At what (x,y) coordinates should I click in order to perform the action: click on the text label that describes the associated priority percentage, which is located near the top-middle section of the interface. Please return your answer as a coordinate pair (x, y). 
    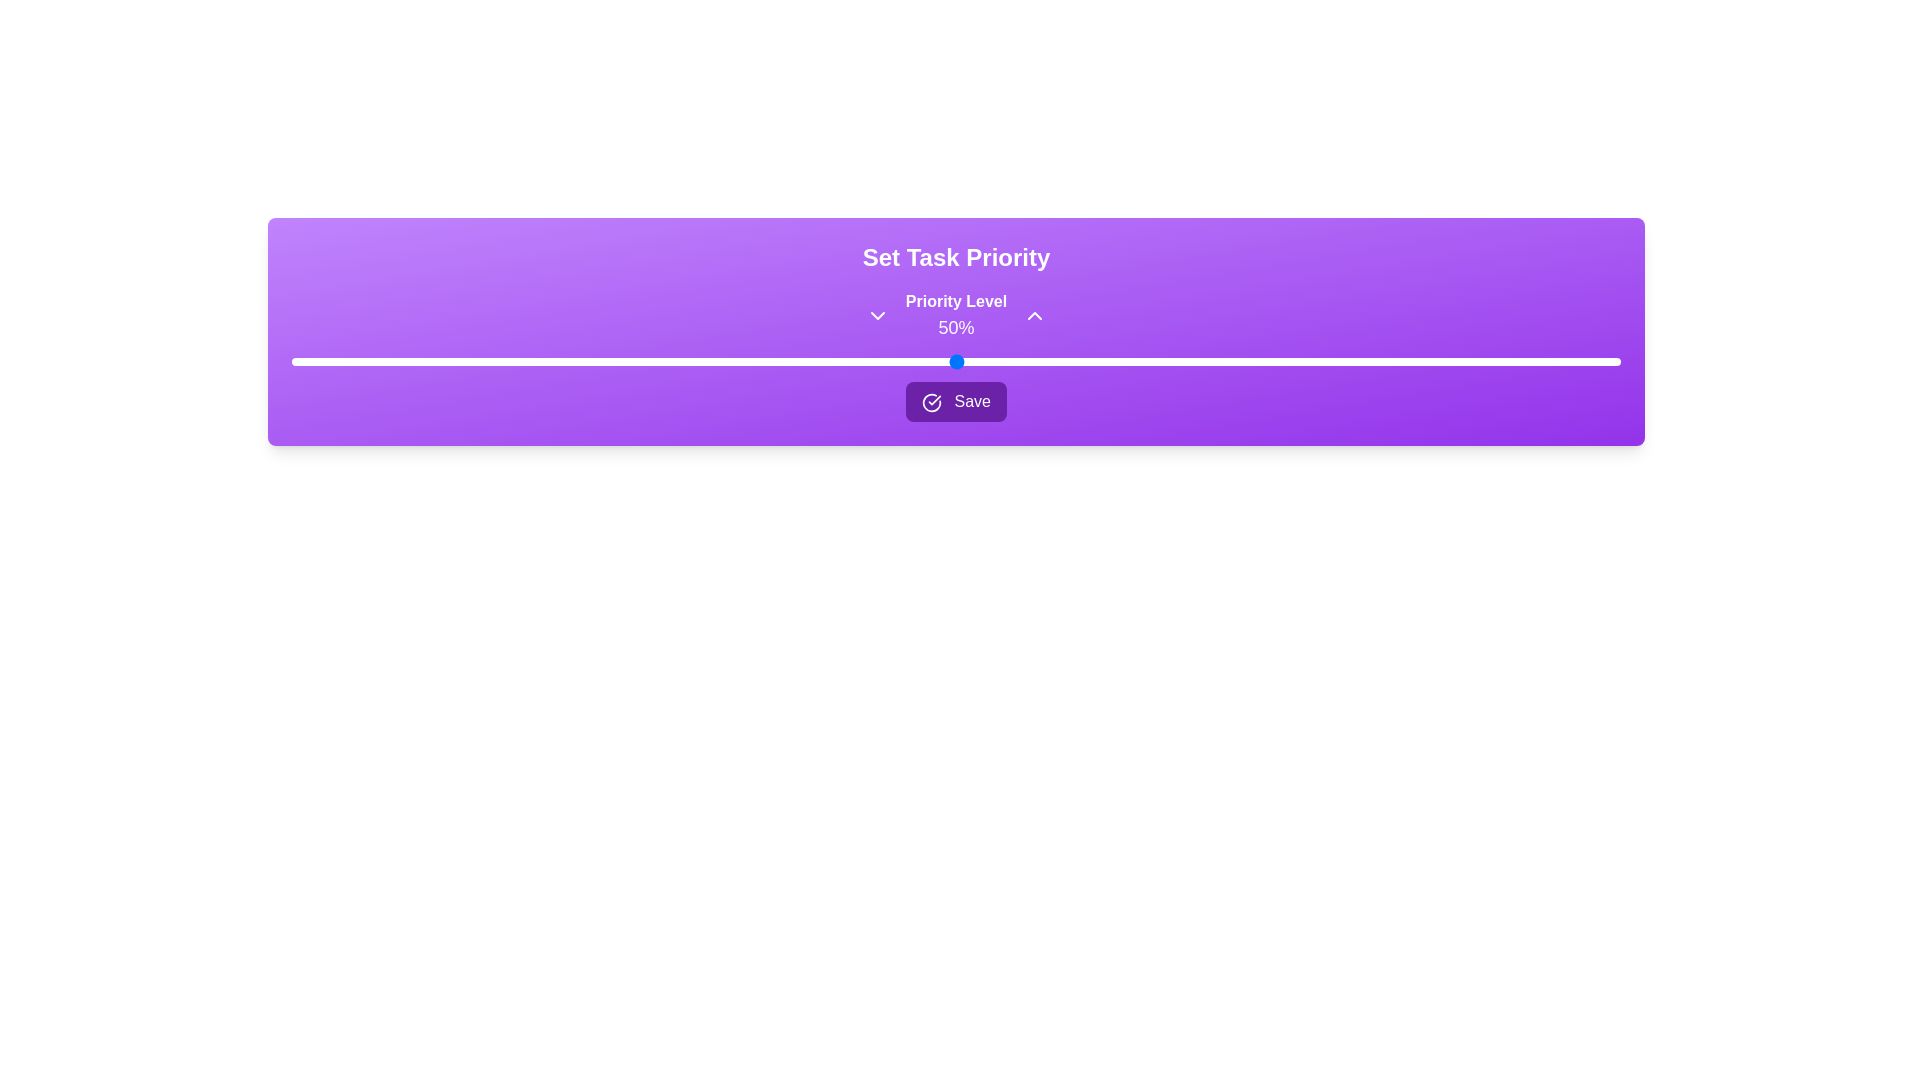
    Looking at the image, I should click on (955, 301).